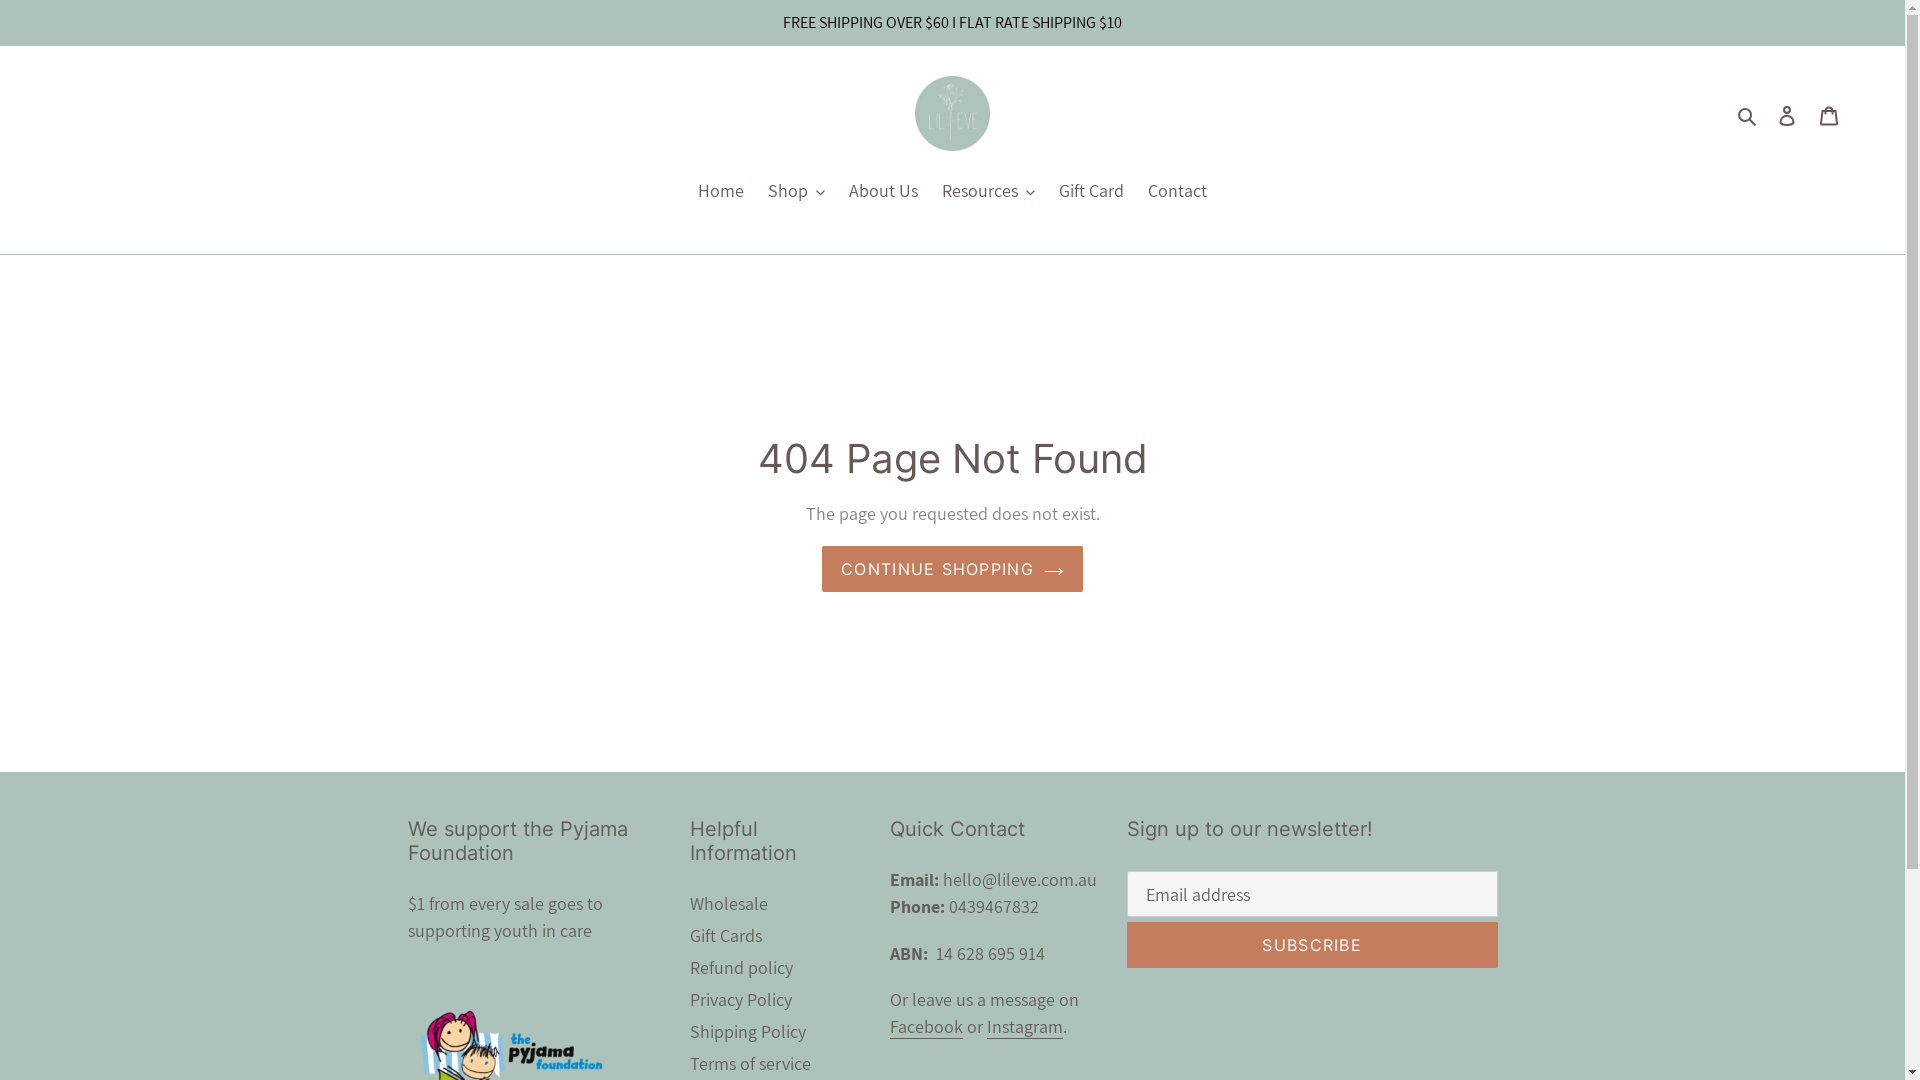 The width and height of the screenshot is (1920, 1080). Describe the element at coordinates (1090, 191) in the screenshot. I see `'Gift Card'` at that location.